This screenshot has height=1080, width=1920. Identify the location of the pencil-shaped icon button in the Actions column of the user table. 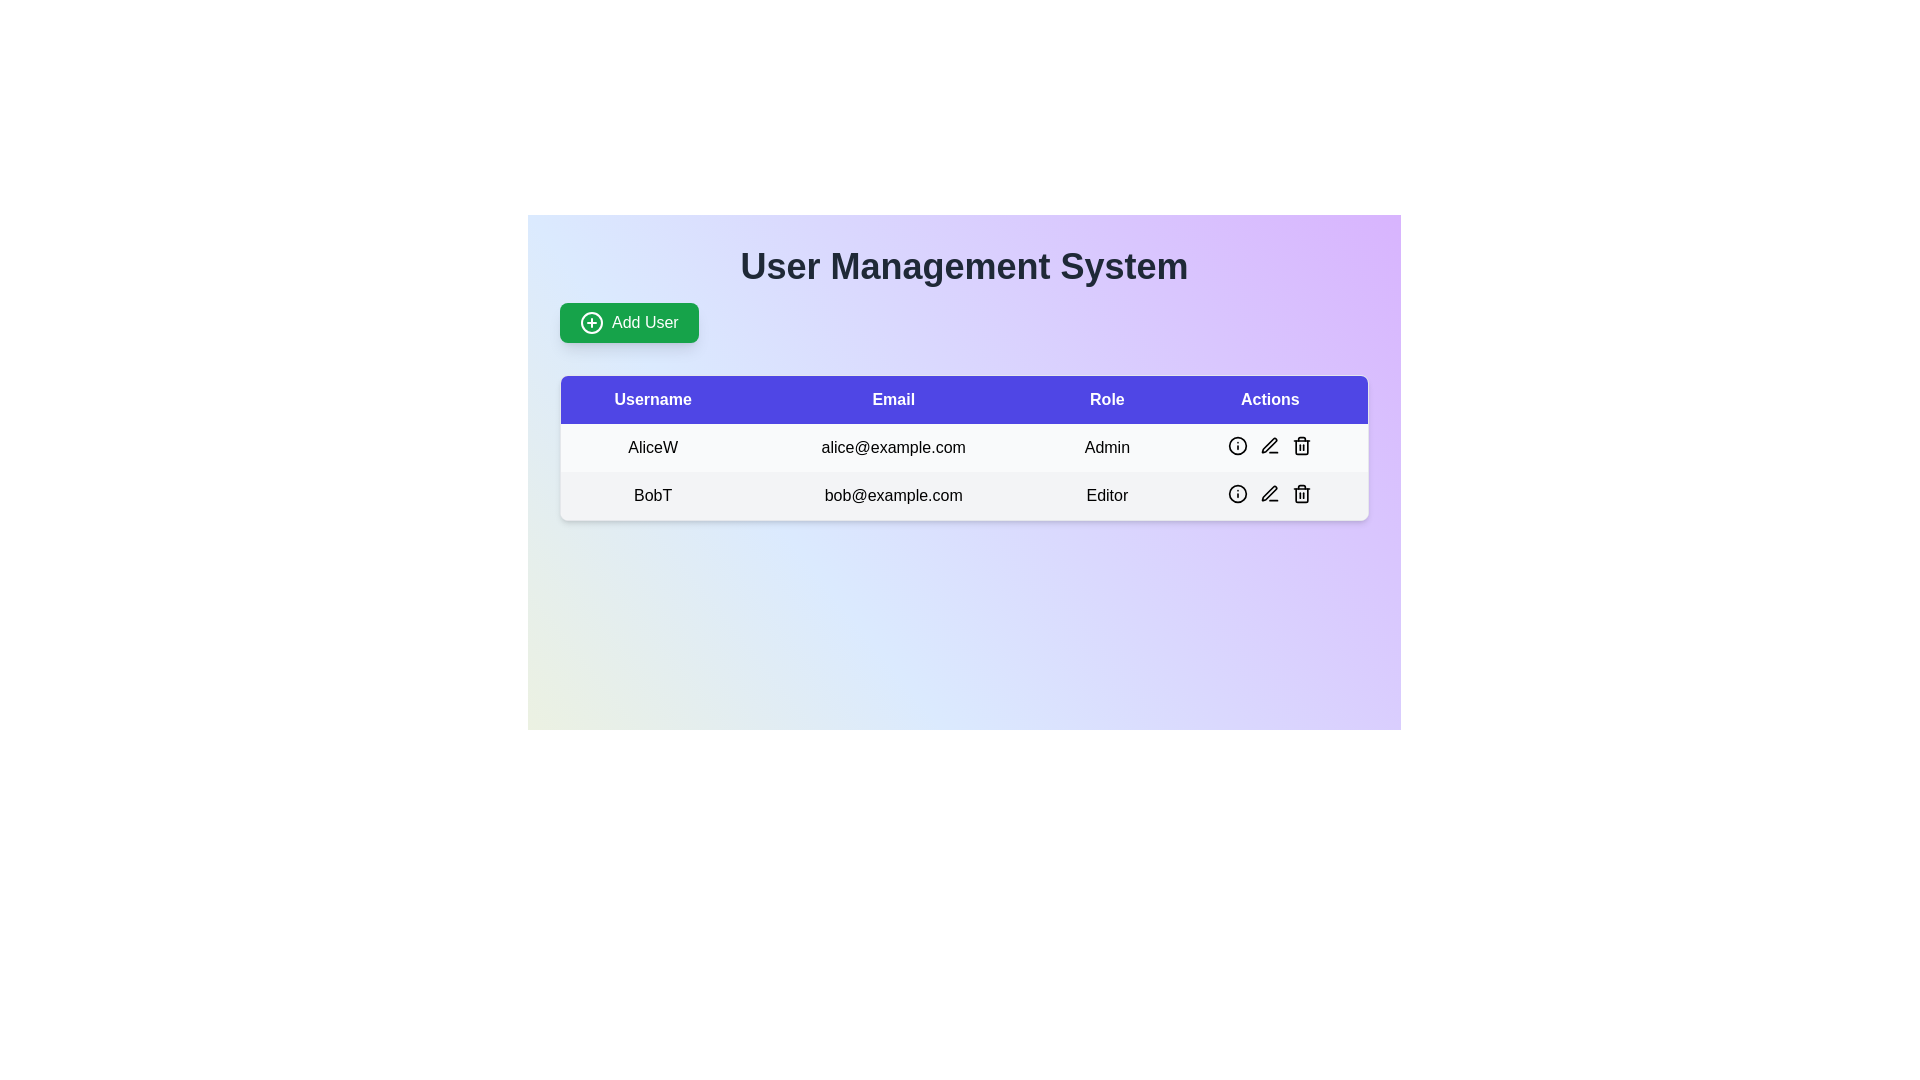
(1269, 493).